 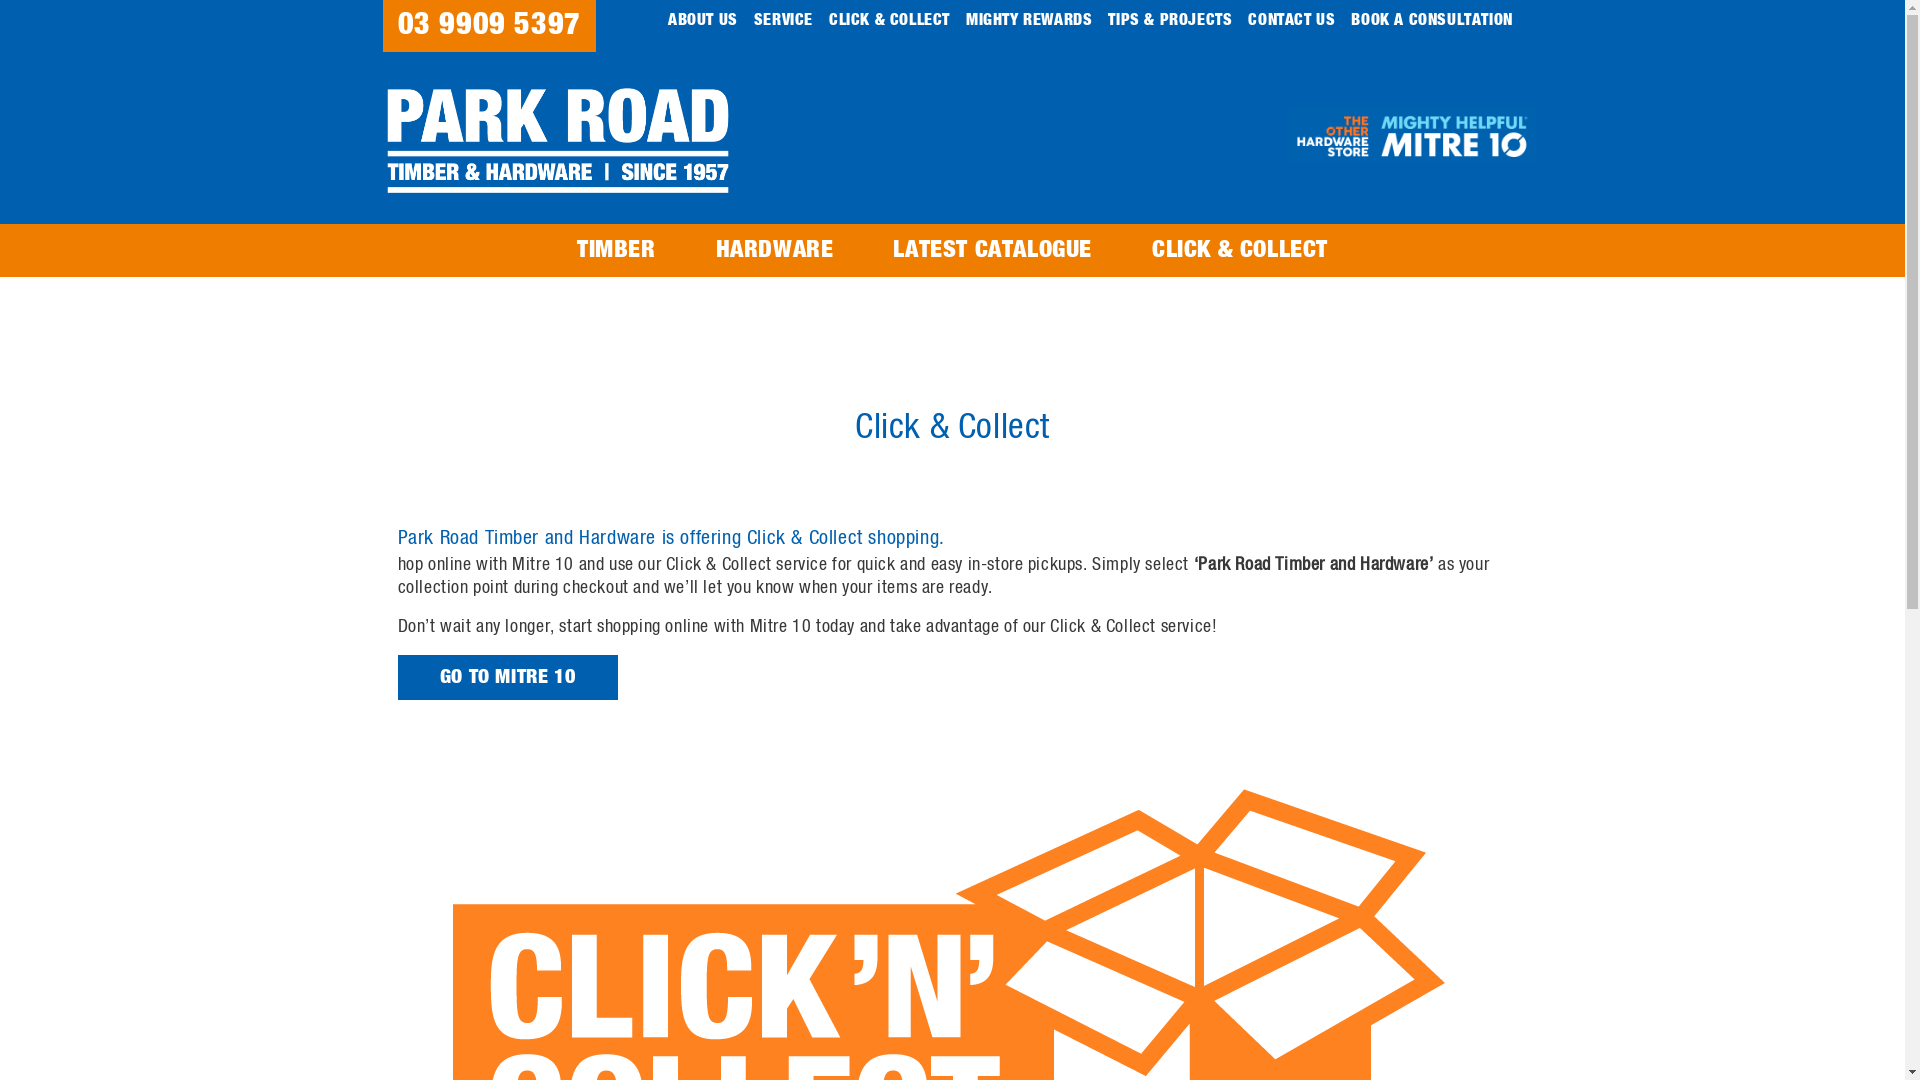 I want to click on 'CONTACT US', so click(x=1291, y=19).